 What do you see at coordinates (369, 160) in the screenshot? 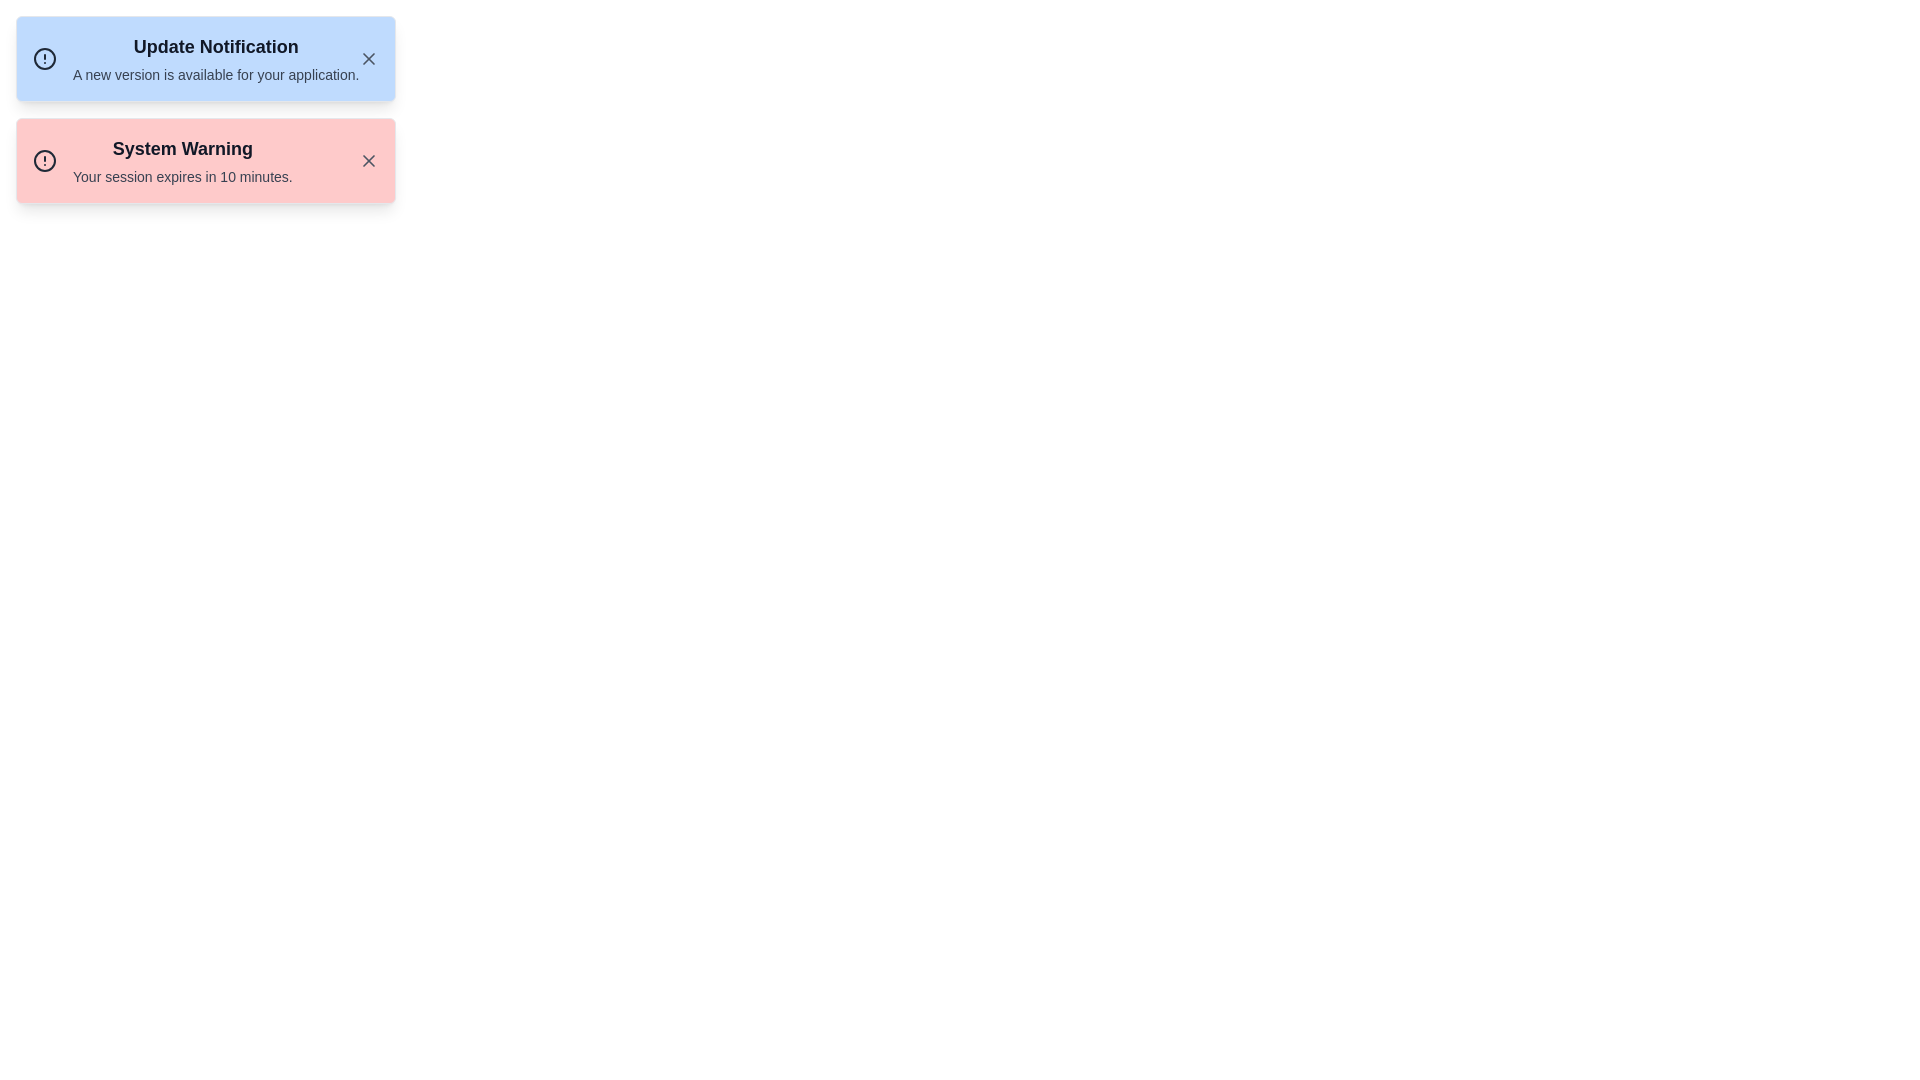
I see `close button of the notification identified by System Warning` at bounding box center [369, 160].